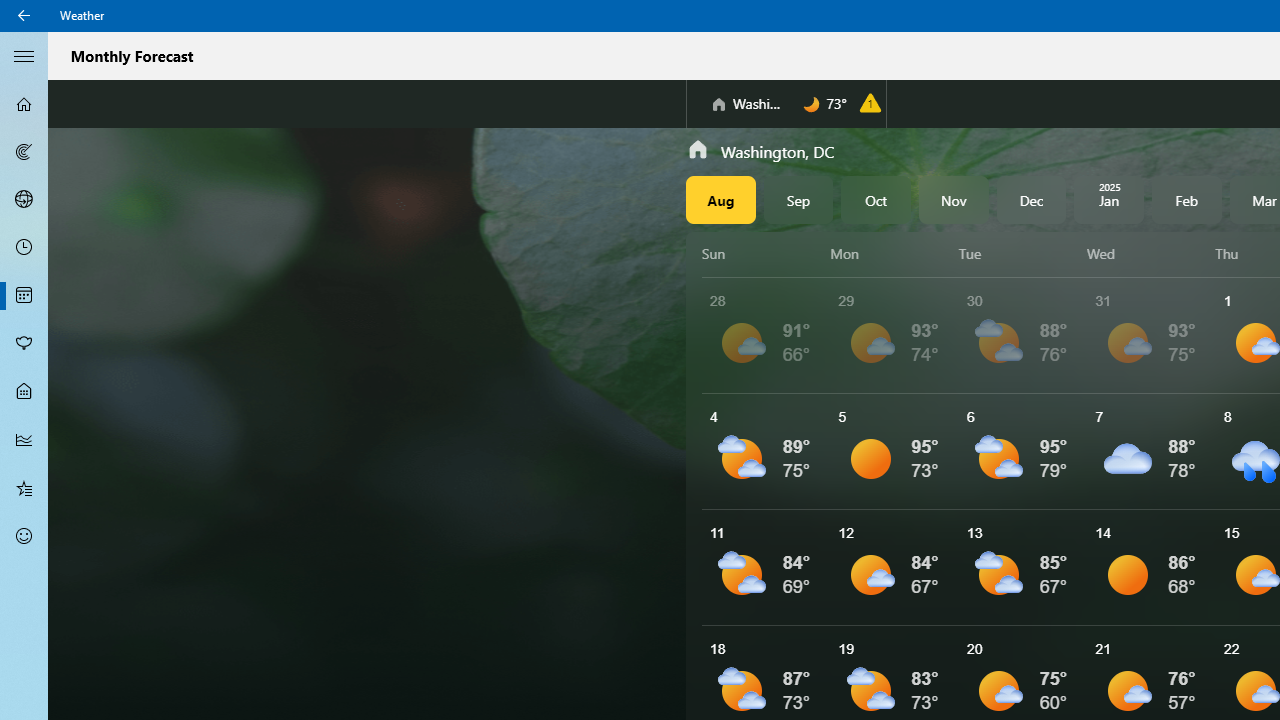 This screenshot has height=720, width=1280. What do you see at coordinates (24, 295) in the screenshot?
I see `'Monthly Forecast - Not Selected'` at bounding box center [24, 295].